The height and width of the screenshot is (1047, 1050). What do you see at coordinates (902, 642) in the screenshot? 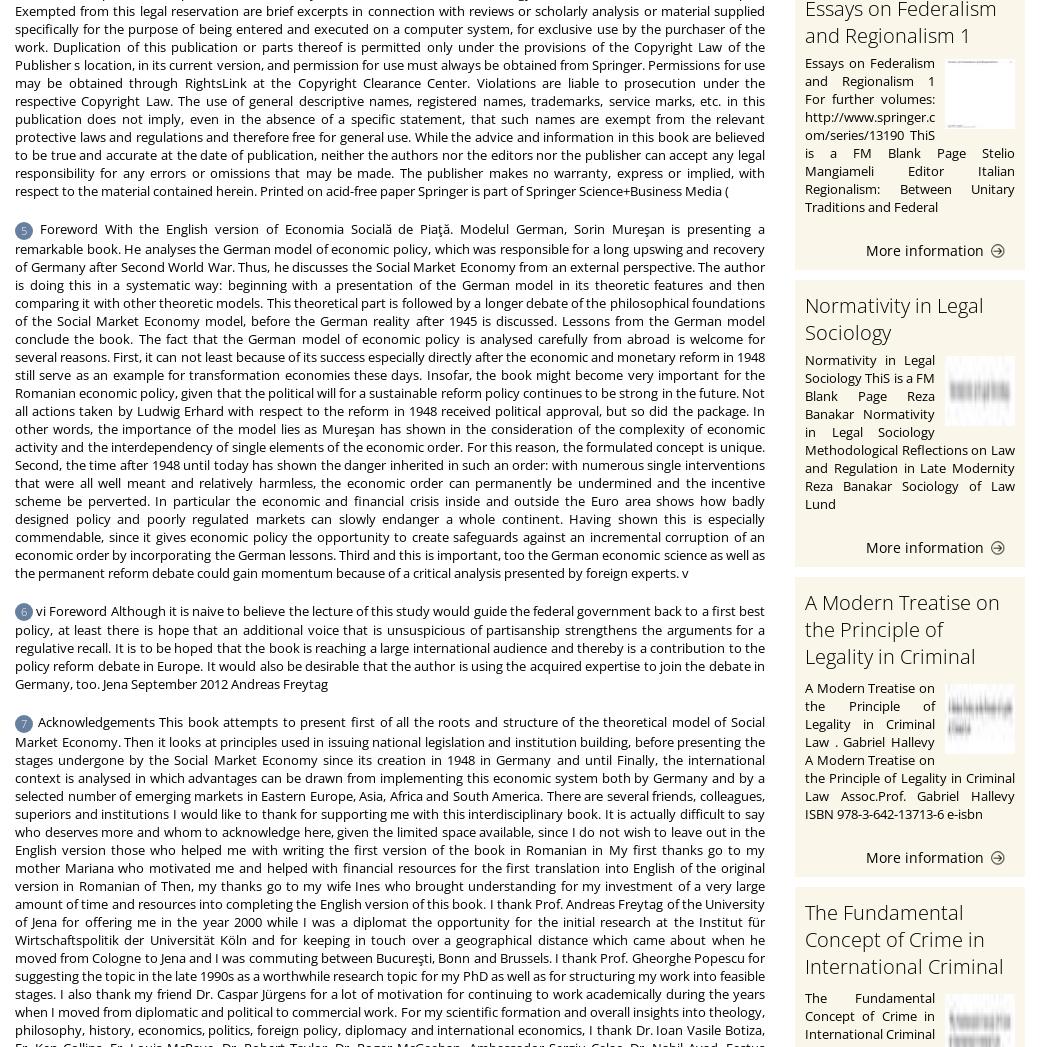
I see `'A Modern Treatise on the Principle of Legality in Criminal Law'` at bounding box center [902, 642].